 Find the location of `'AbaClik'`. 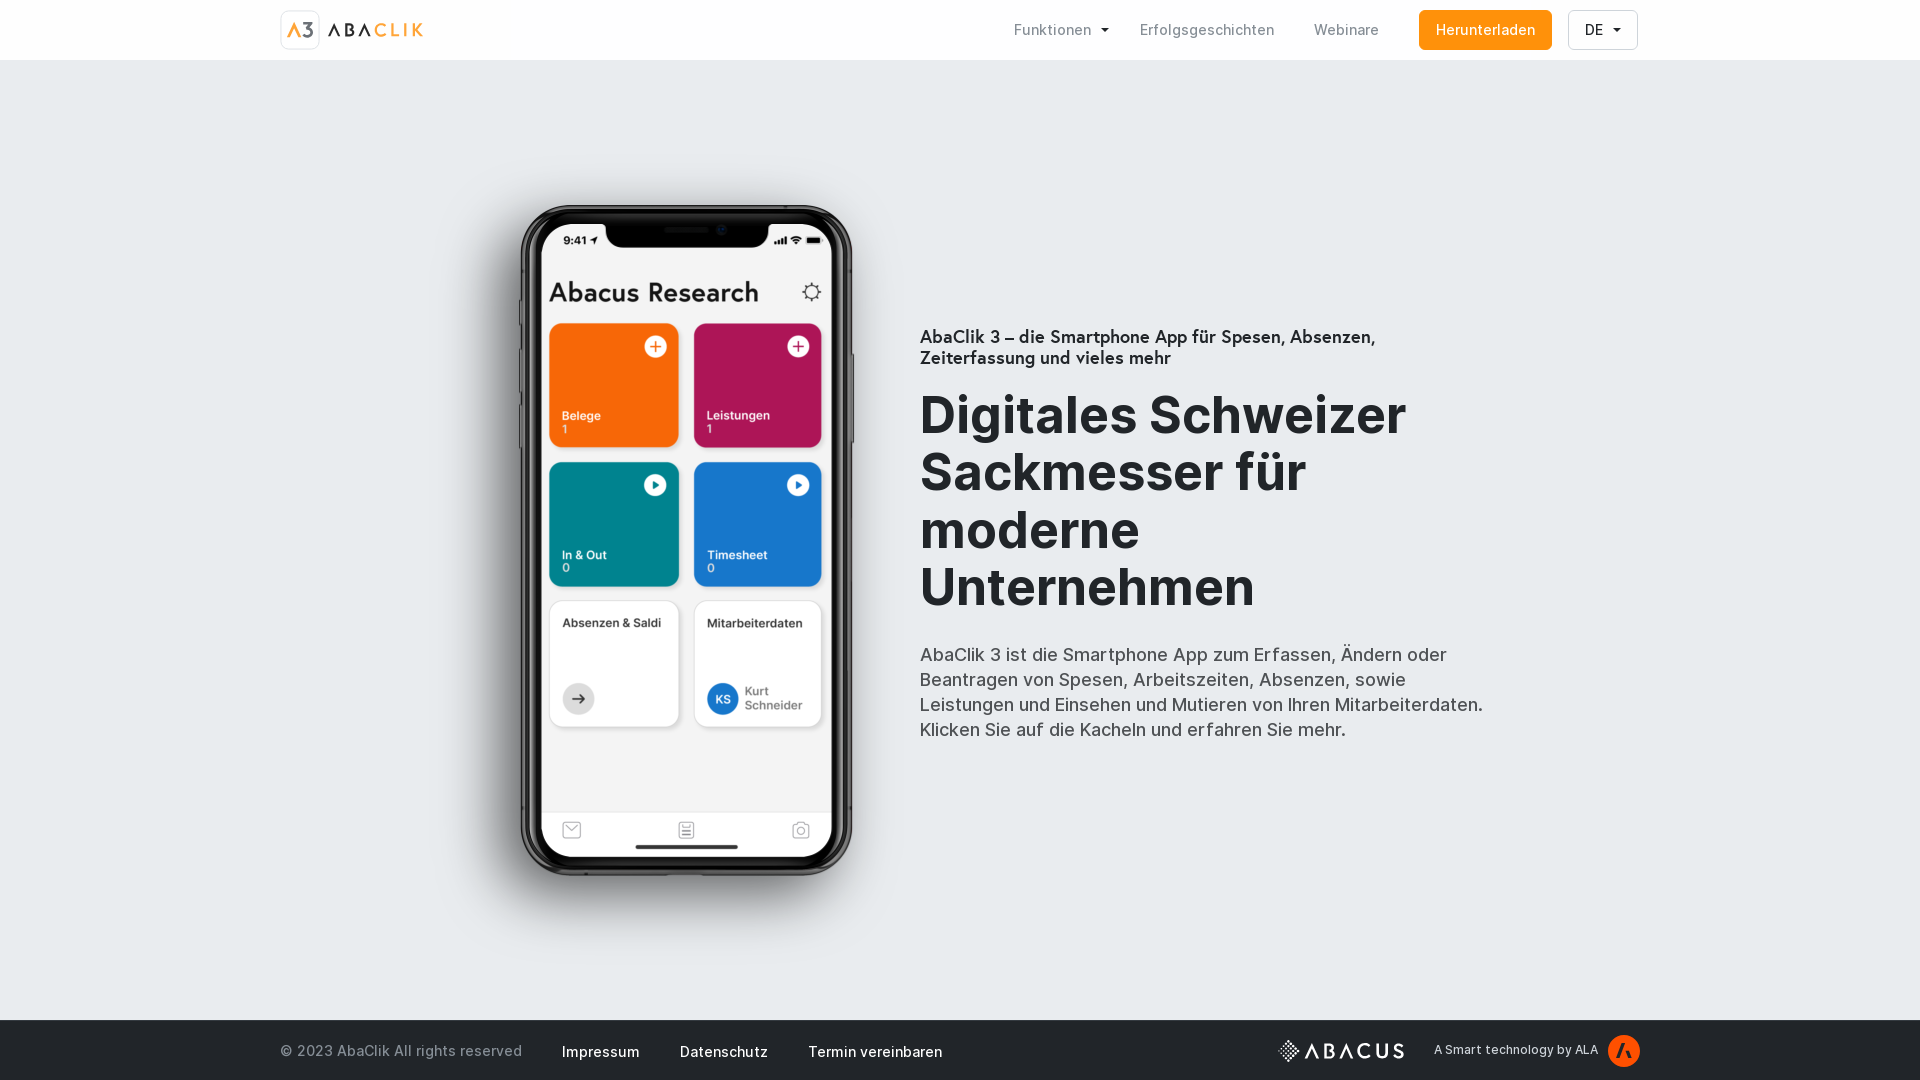

'AbaClik' is located at coordinates (351, 30).